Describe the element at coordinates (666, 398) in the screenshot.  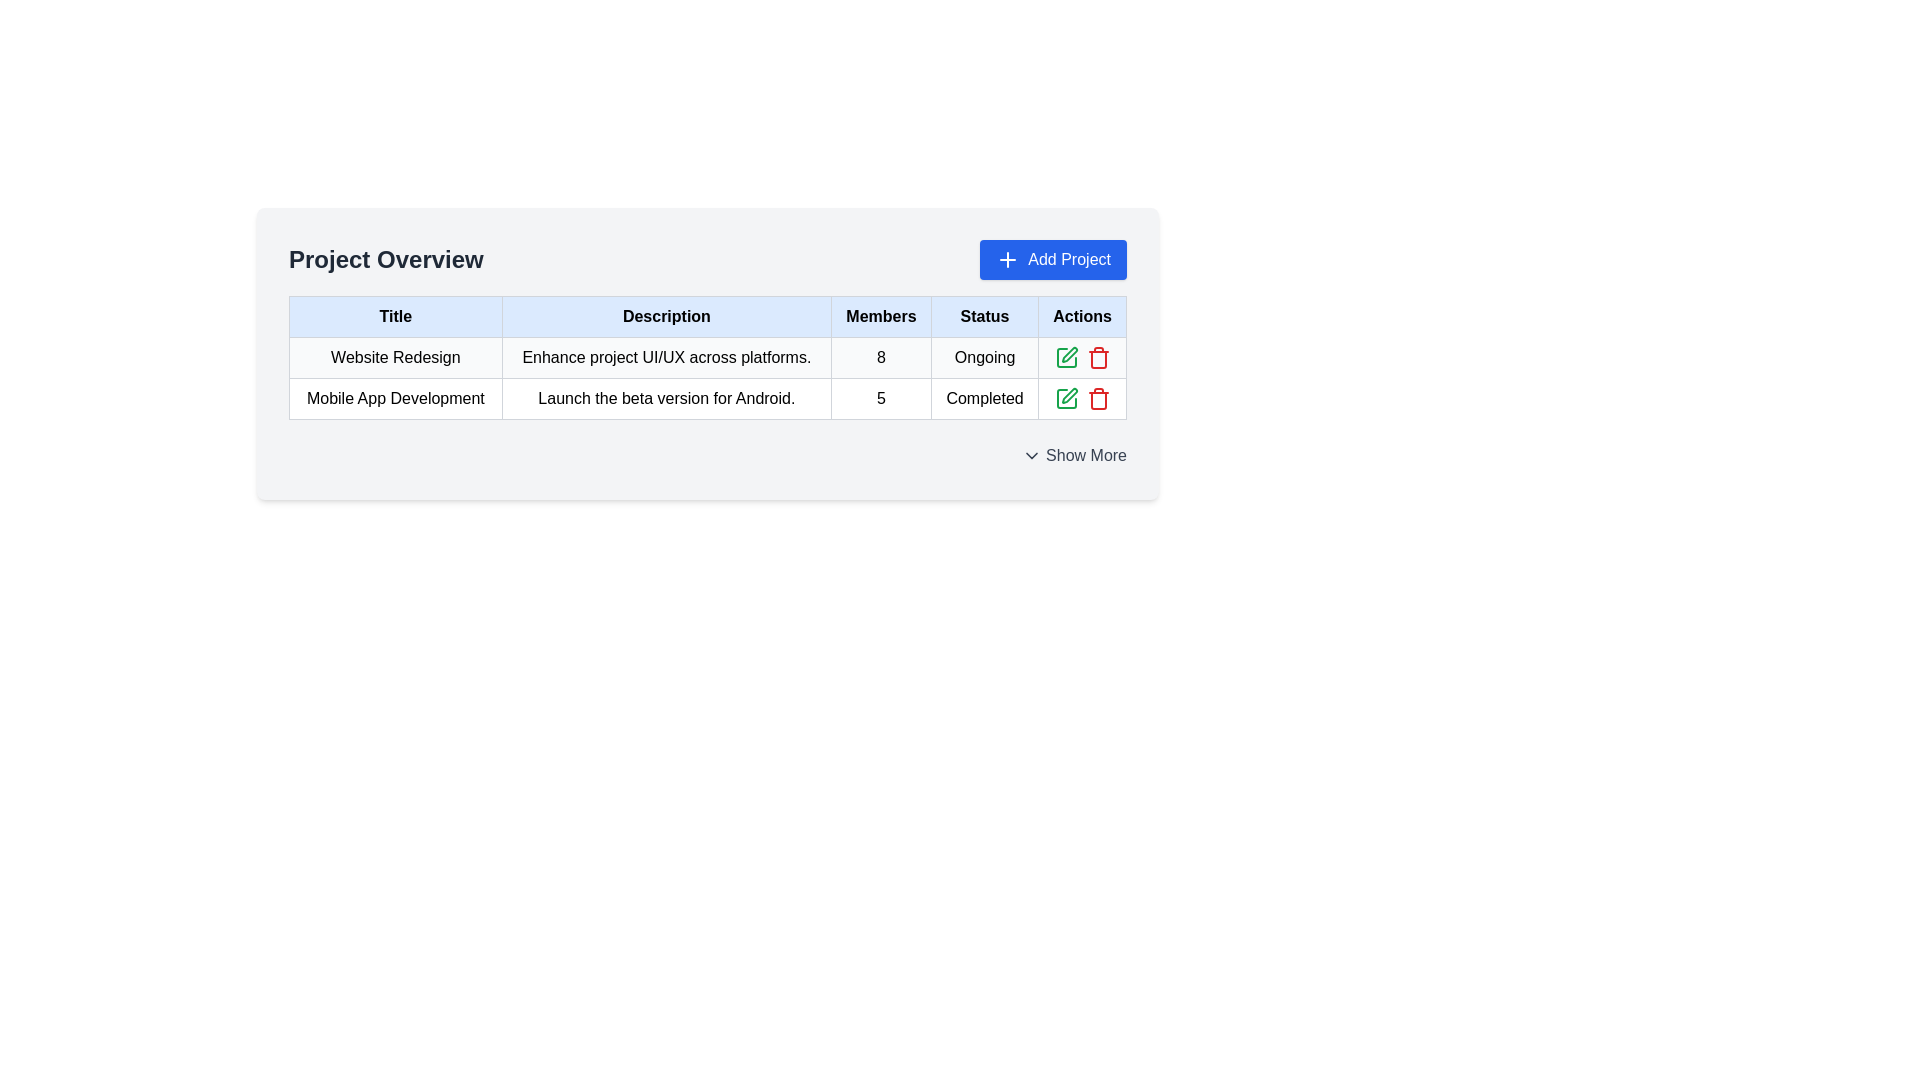
I see `the Text Label that says 'Launch the beta version for Android.' located in the second row of the table under the 'Description' column` at that location.